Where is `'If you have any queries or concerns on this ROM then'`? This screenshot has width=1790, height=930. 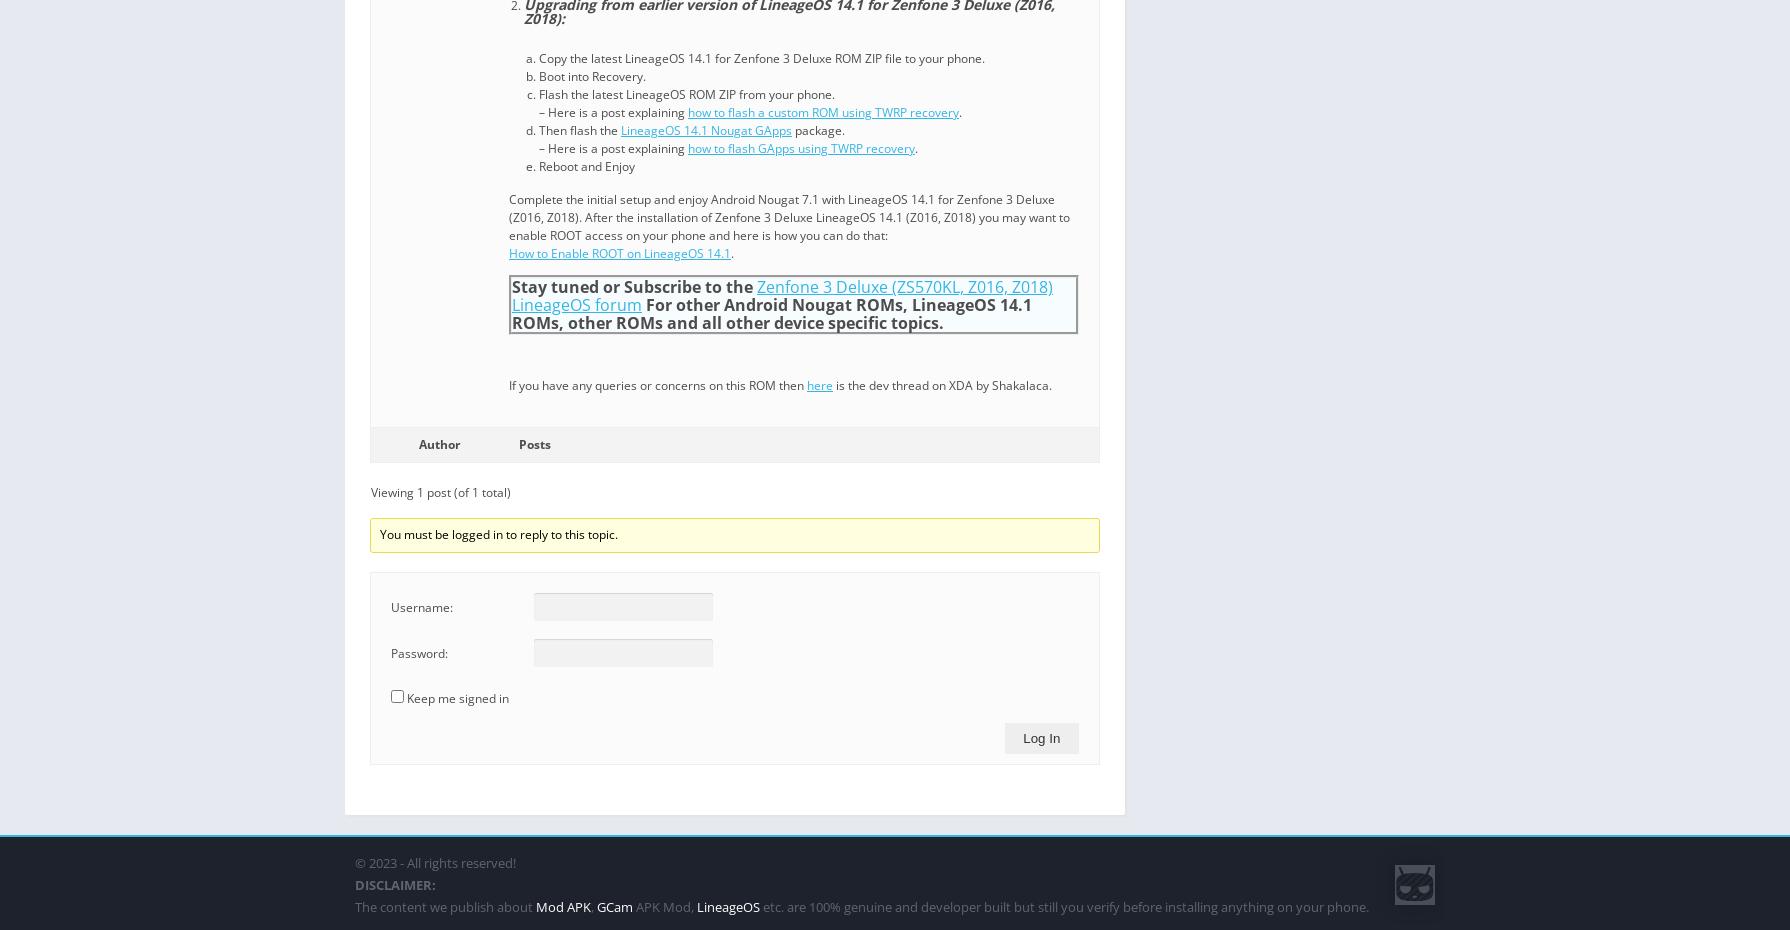 'If you have any queries or concerns on this ROM then' is located at coordinates (657, 384).